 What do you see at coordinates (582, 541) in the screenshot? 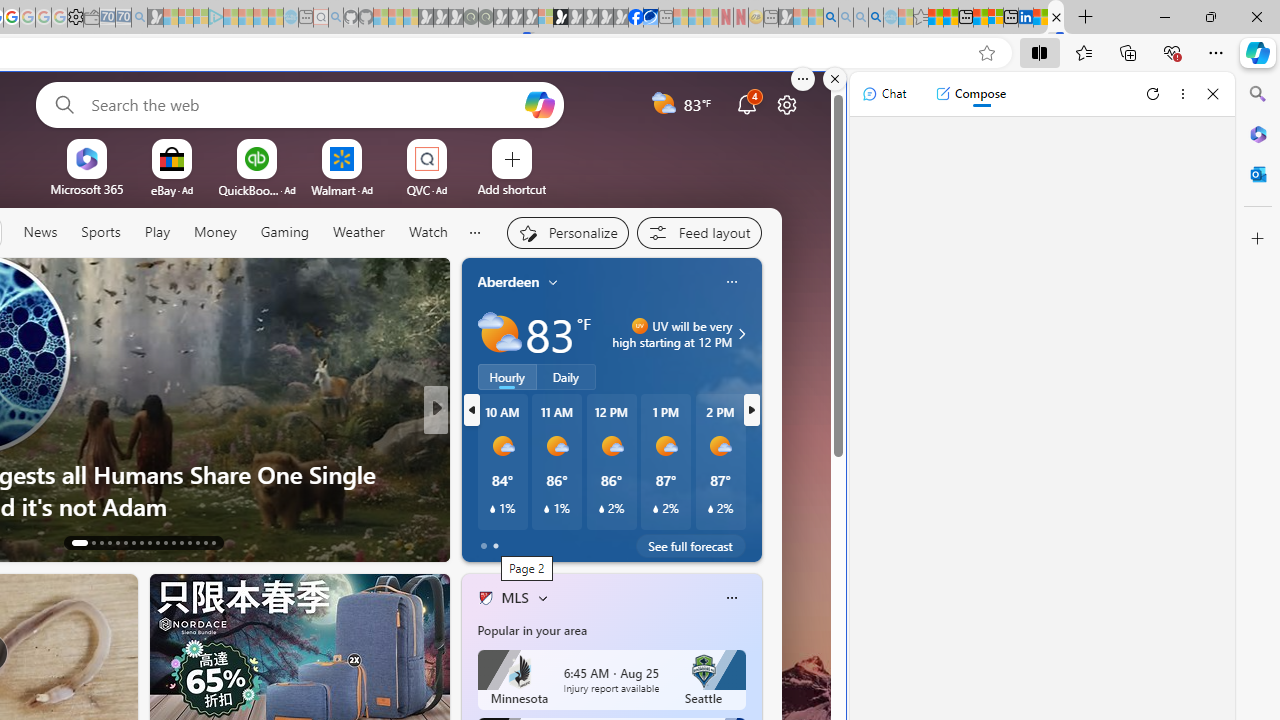
I see `'View comments 18 Comment'` at bounding box center [582, 541].